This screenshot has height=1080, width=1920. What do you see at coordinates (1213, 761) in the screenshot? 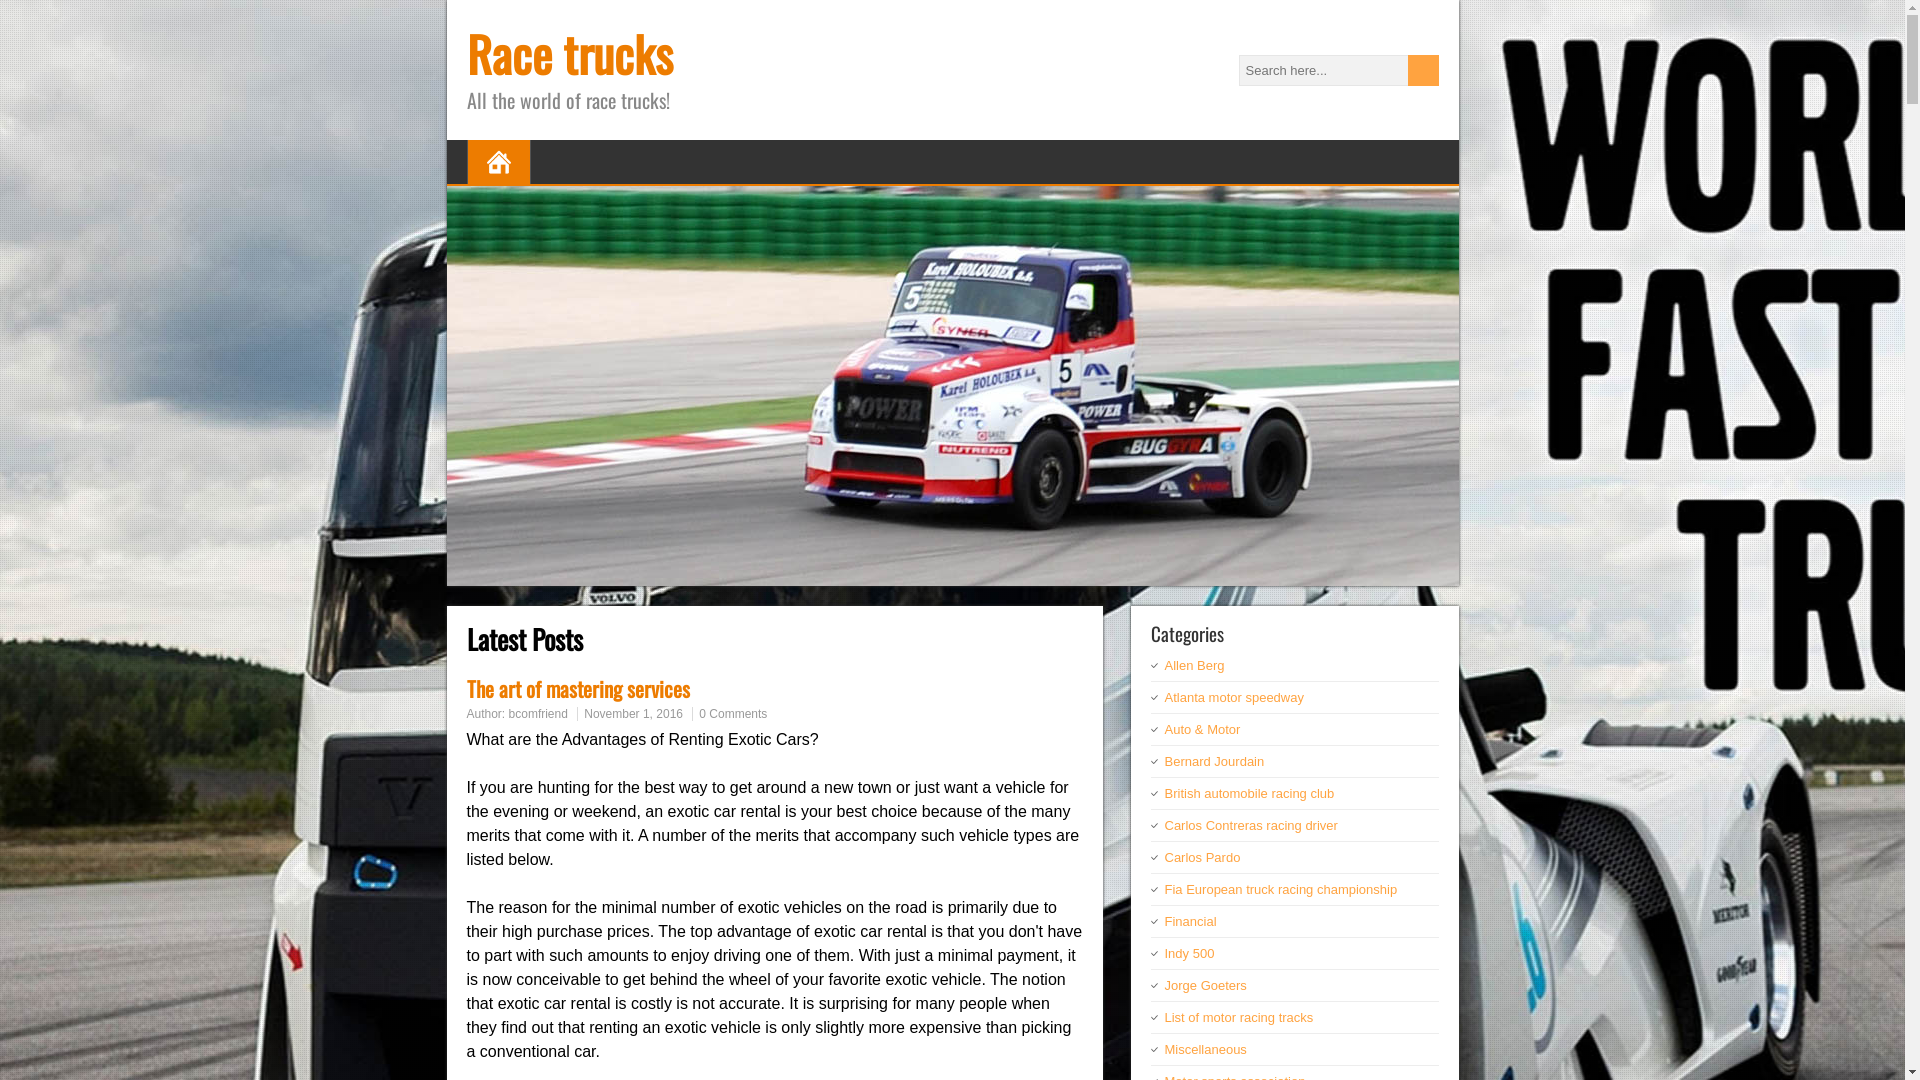
I see `'Bernard Jourdain'` at bounding box center [1213, 761].